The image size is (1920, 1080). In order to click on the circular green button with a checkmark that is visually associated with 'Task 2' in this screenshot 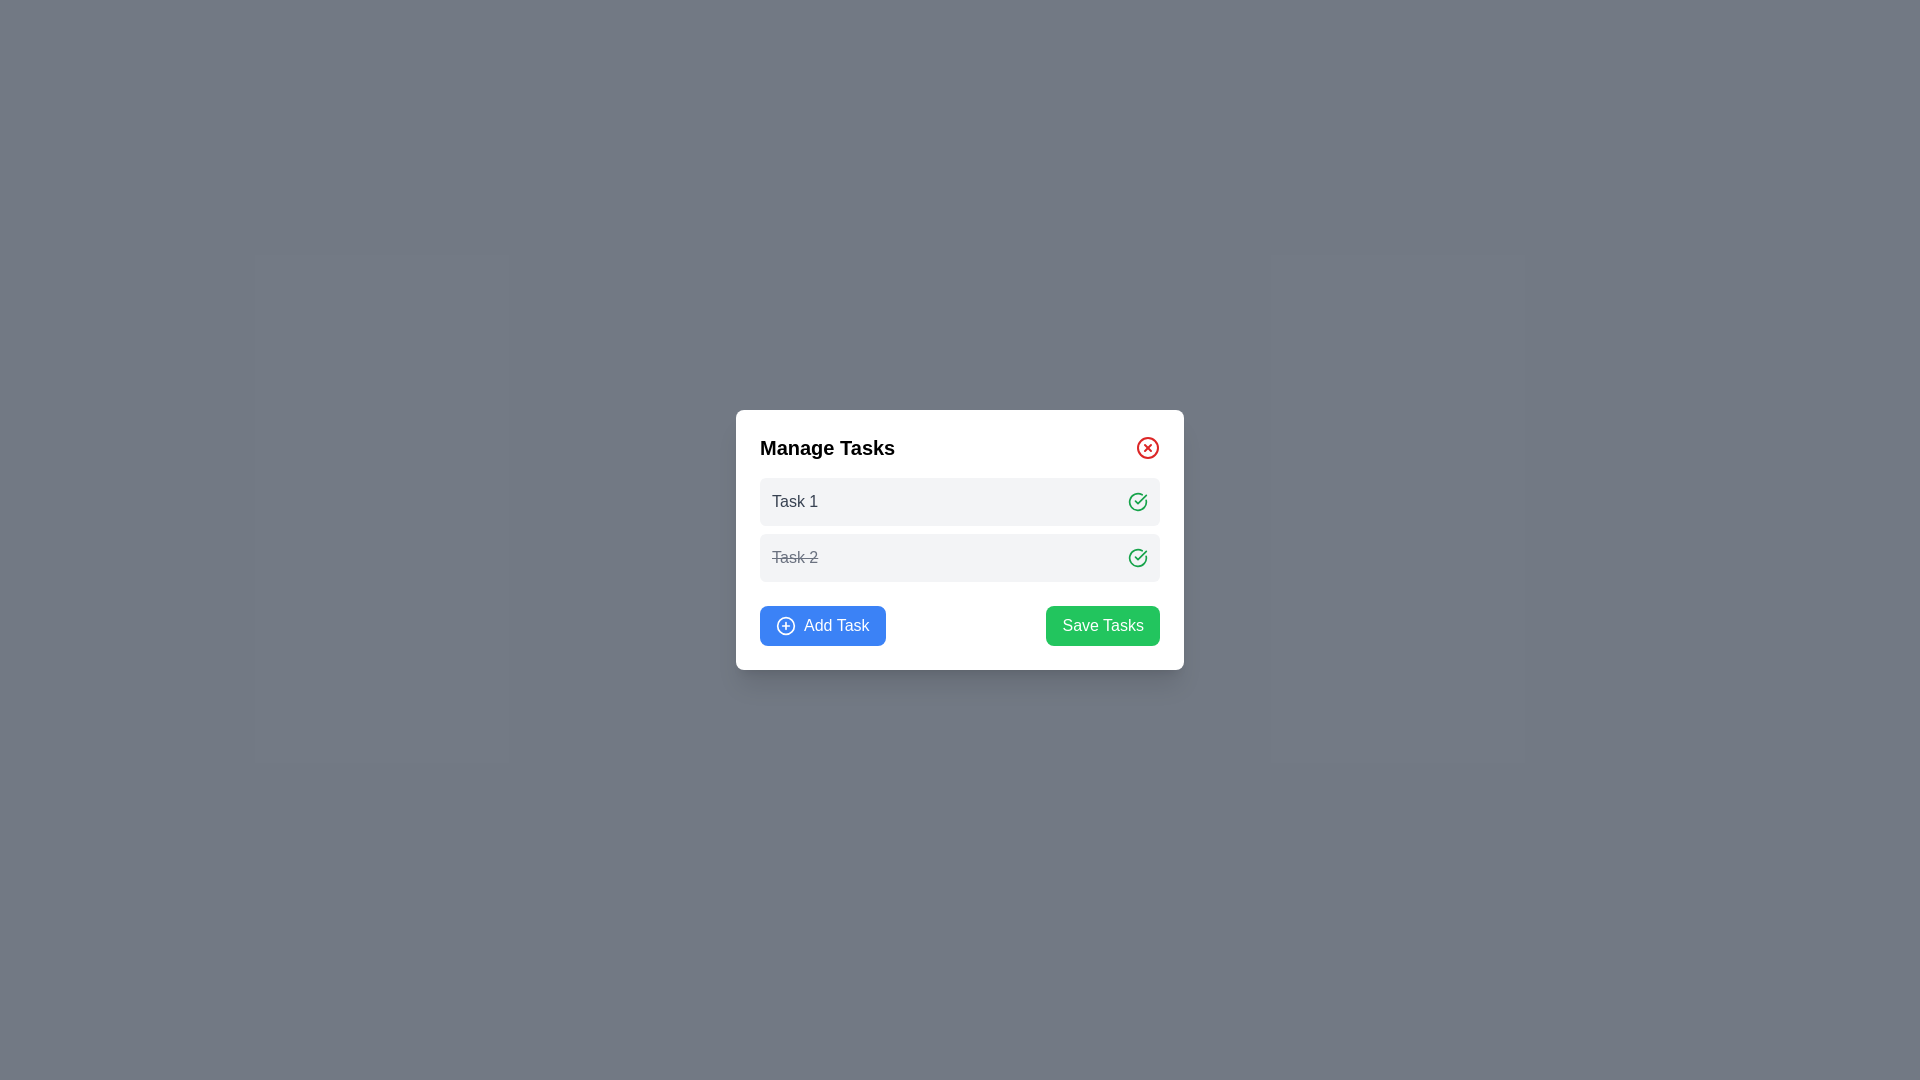, I will do `click(1137, 500)`.